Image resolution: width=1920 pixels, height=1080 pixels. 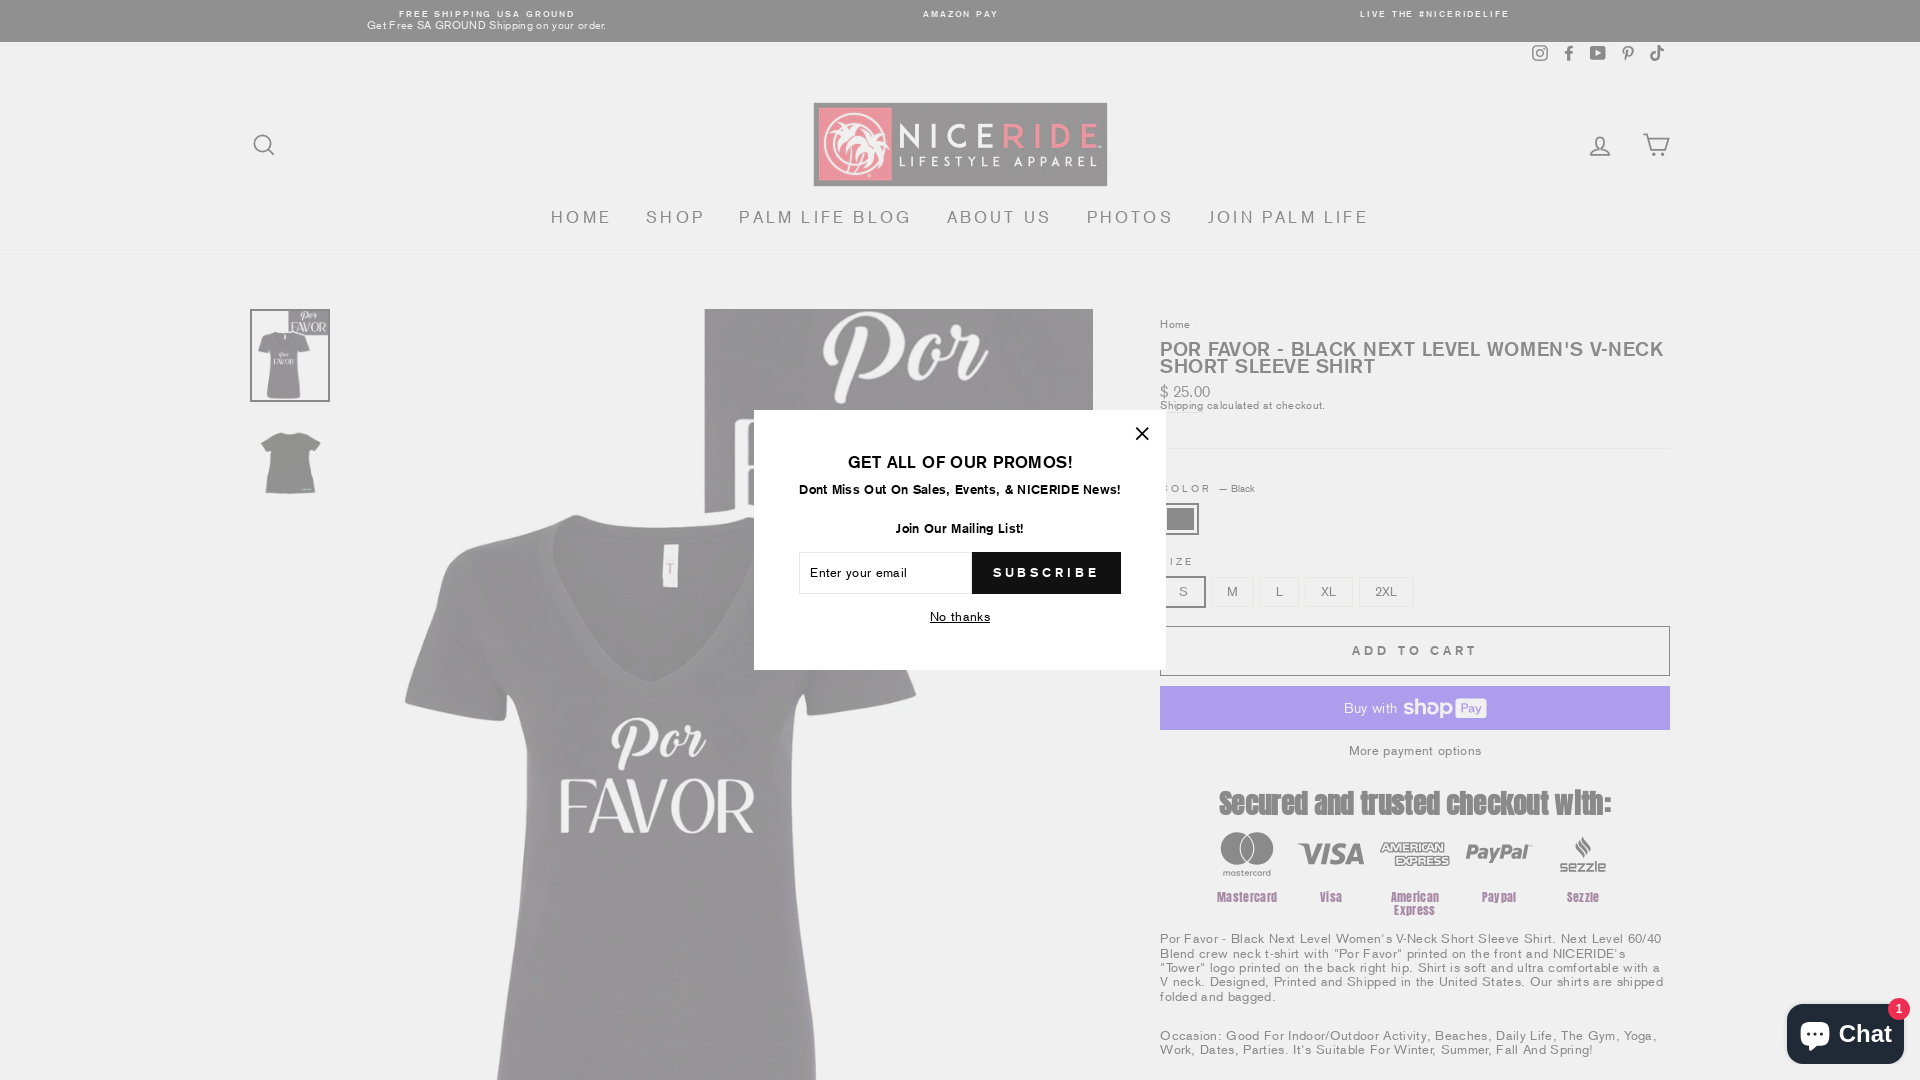 What do you see at coordinates (1656, 53) in the screenshot?
I see `'TikTok'` at bounding box center [1656, 53].